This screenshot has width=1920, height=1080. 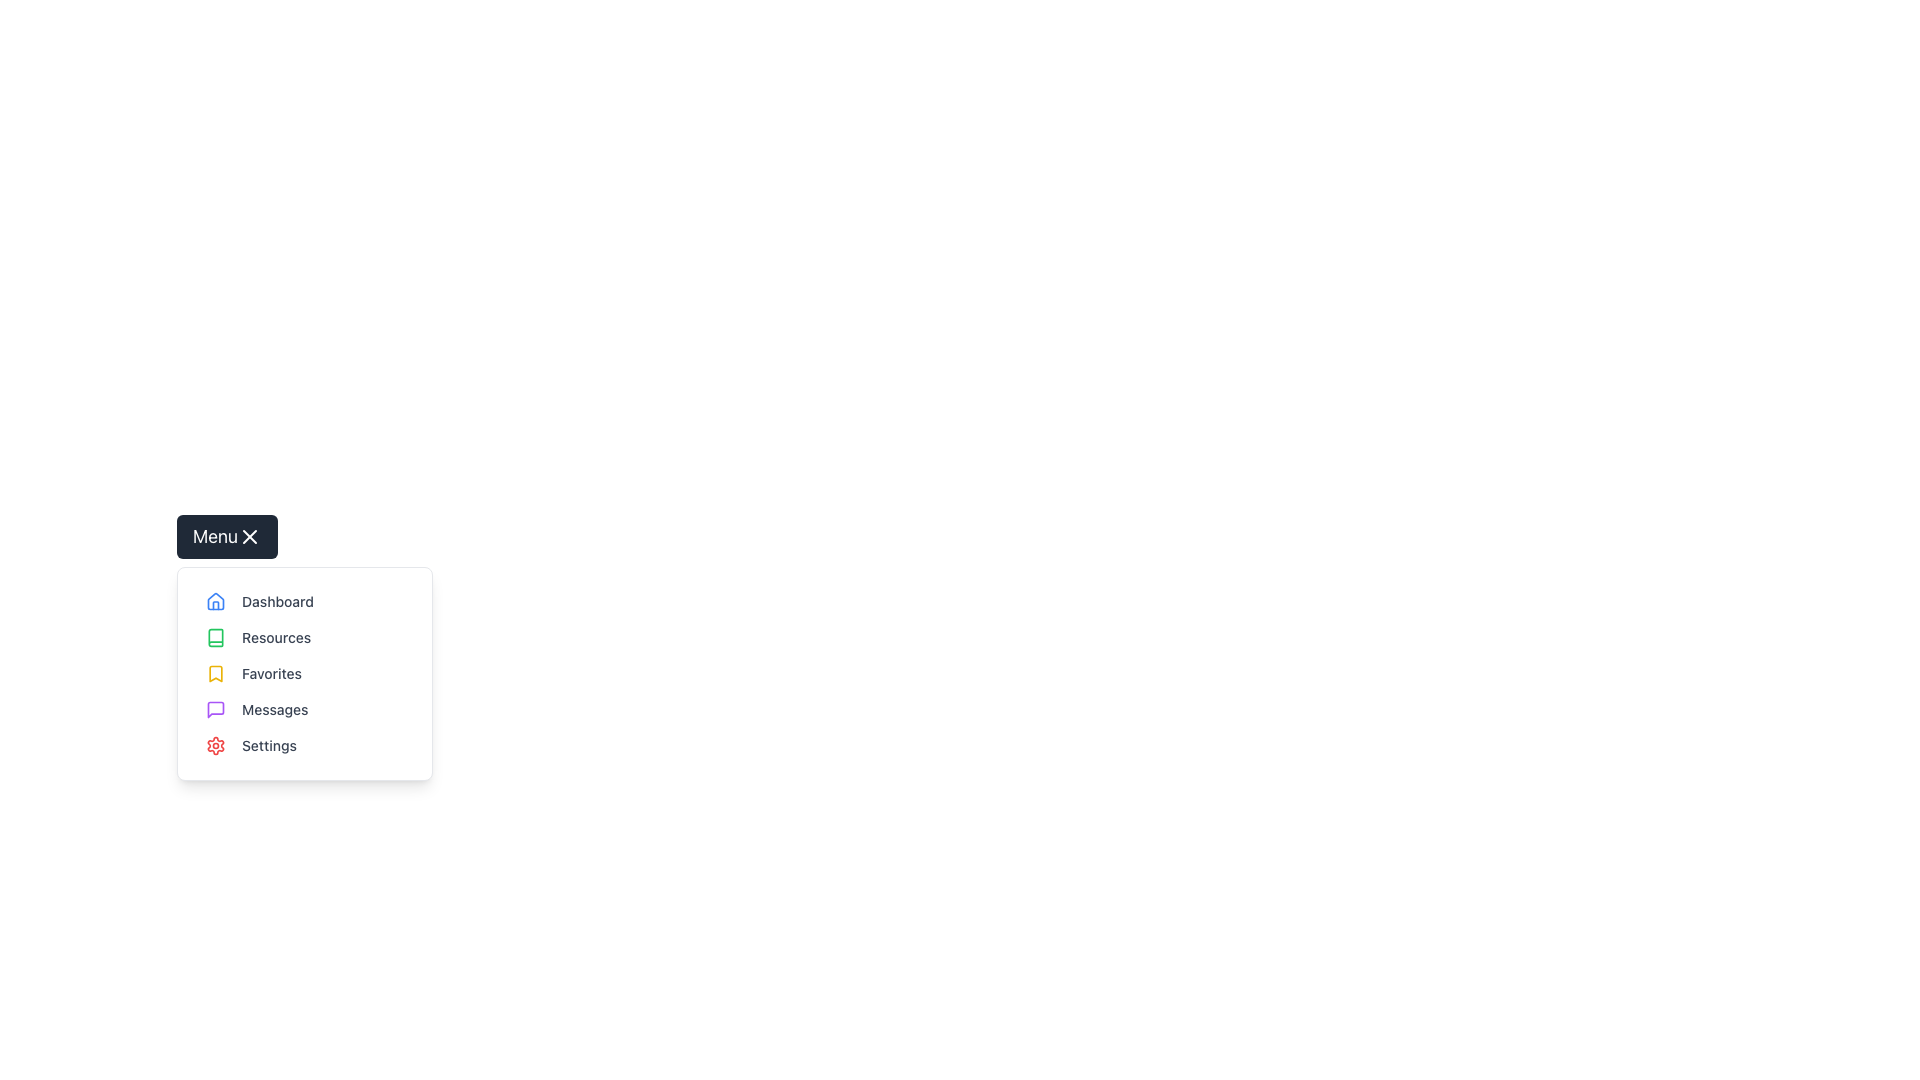 I want to click on the static text label that serves as a descriptor for the dropdown menu, located at the top left corner of the dropdown, adjacent to a 'Close' icon, so click(x=215, y=535).